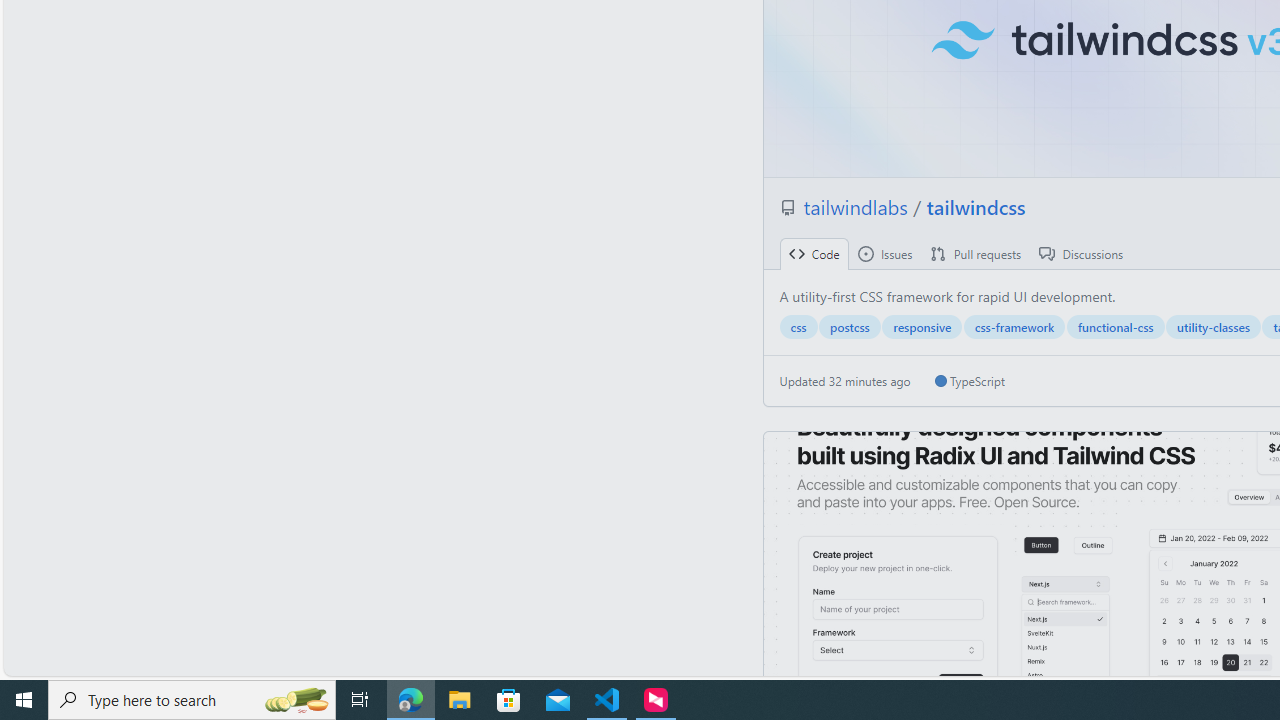  I want to click on 'utility-classes', so click(1212, 326).